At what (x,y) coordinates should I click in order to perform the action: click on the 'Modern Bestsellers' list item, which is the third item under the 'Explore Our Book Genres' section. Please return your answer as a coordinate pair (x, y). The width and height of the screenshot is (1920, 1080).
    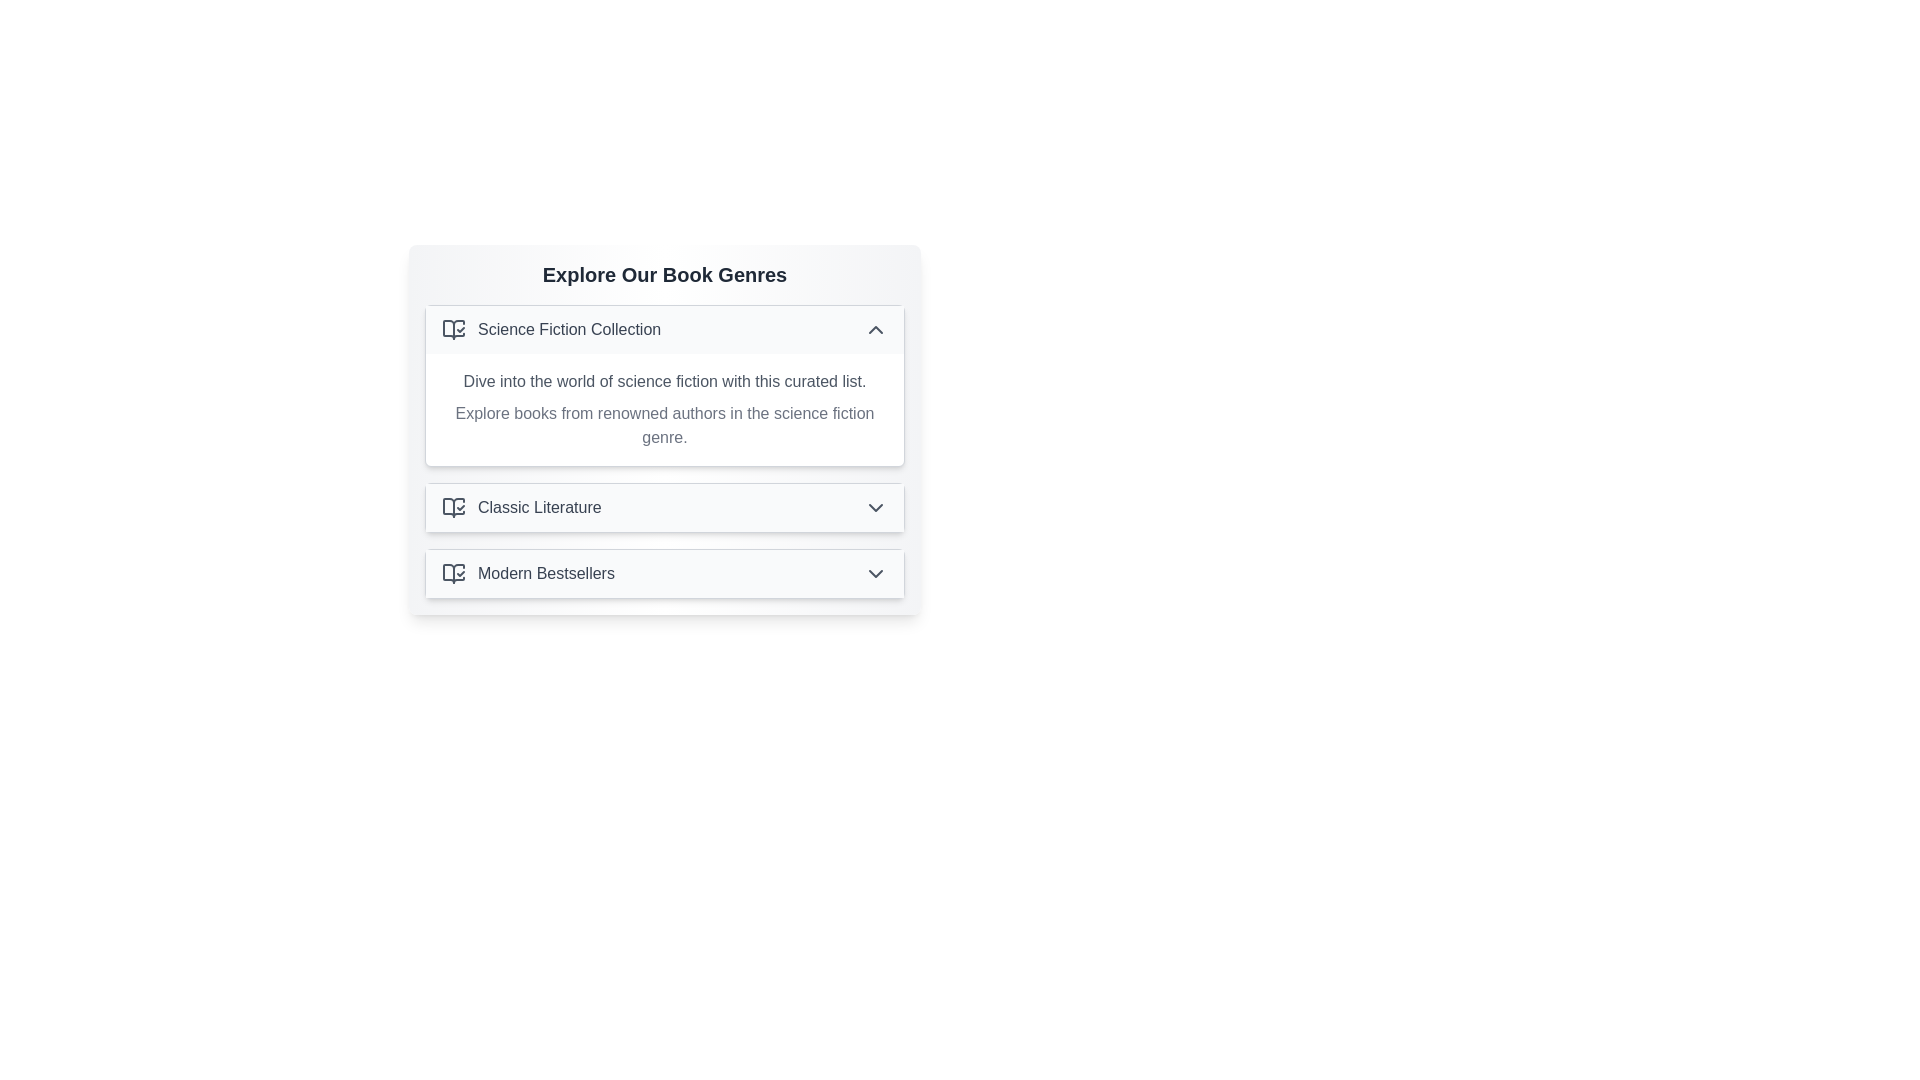
    Looking at the image, I should click on (528, 574).